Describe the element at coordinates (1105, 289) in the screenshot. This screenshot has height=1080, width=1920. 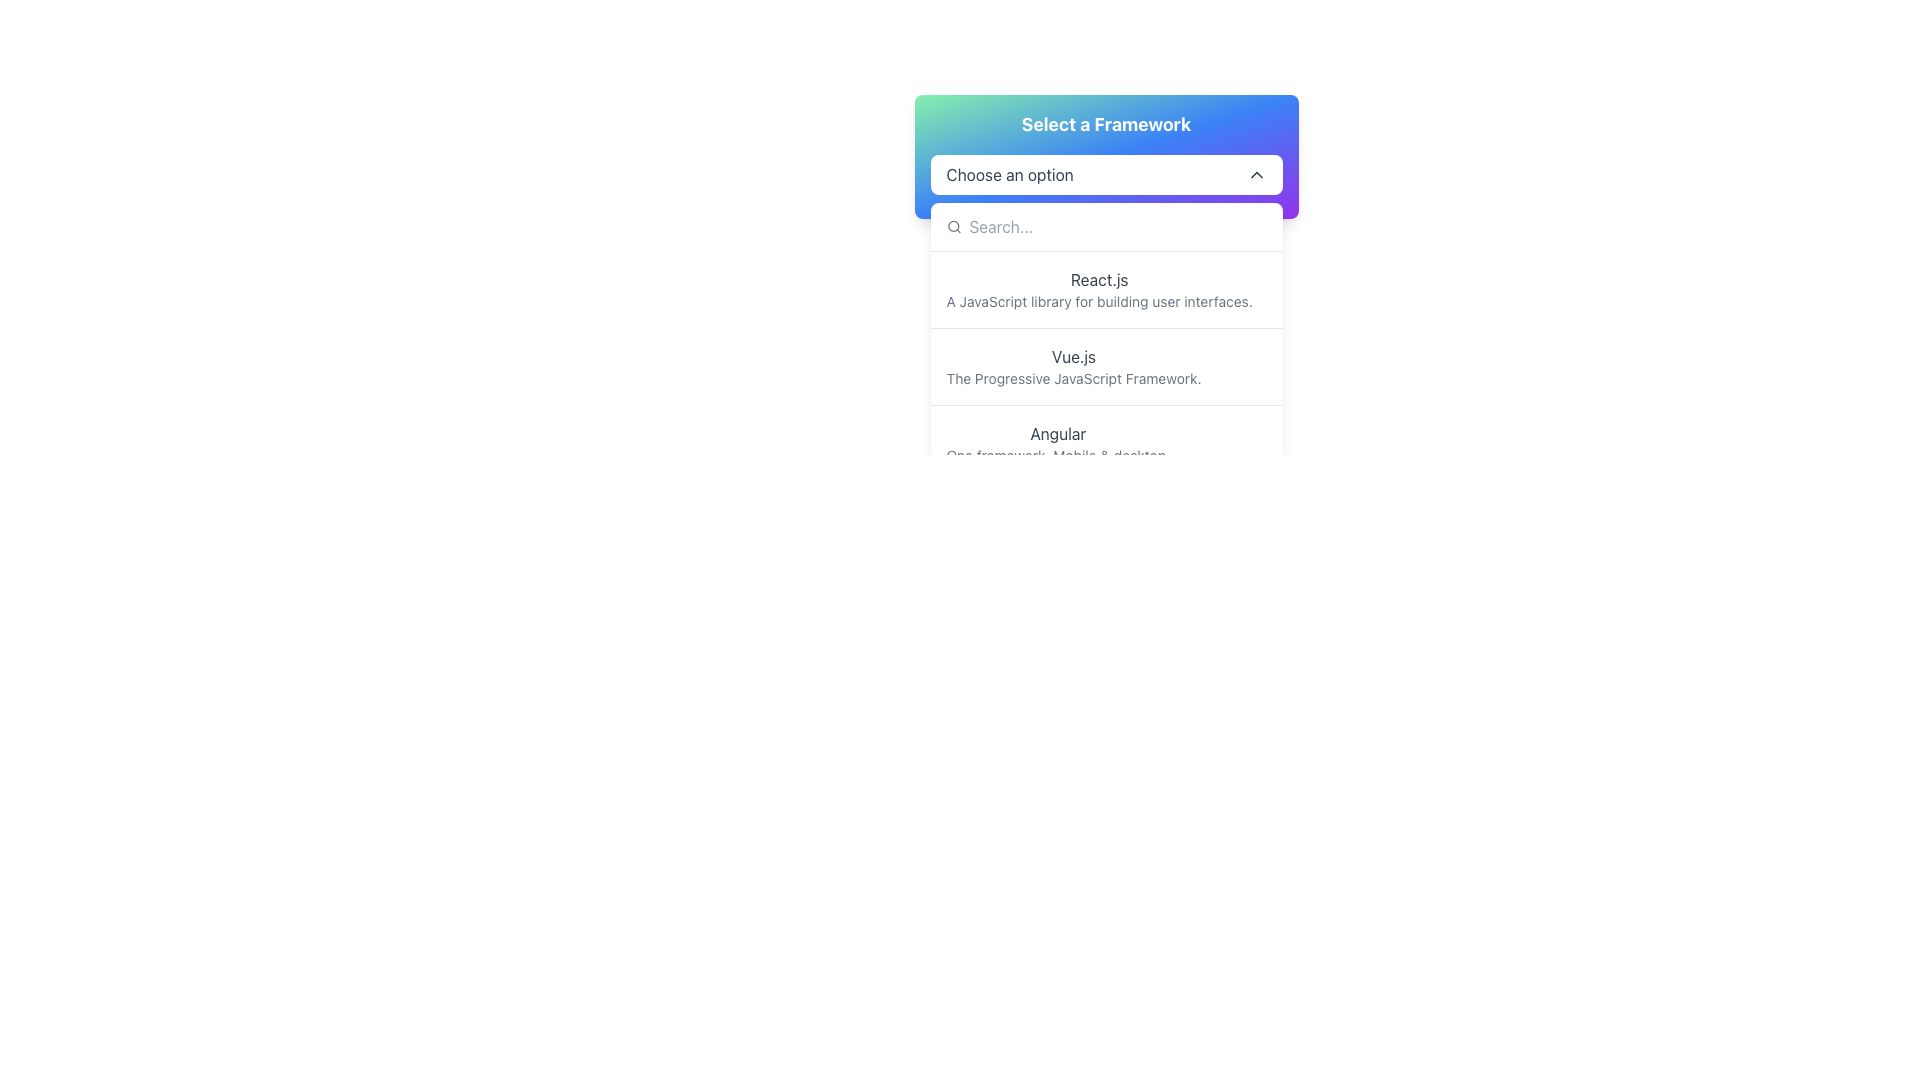
I see `text information from the 'React.js' dropdown option, which is the first item in the dropdown menu and contains a heading and description aligned to the left` at that location.